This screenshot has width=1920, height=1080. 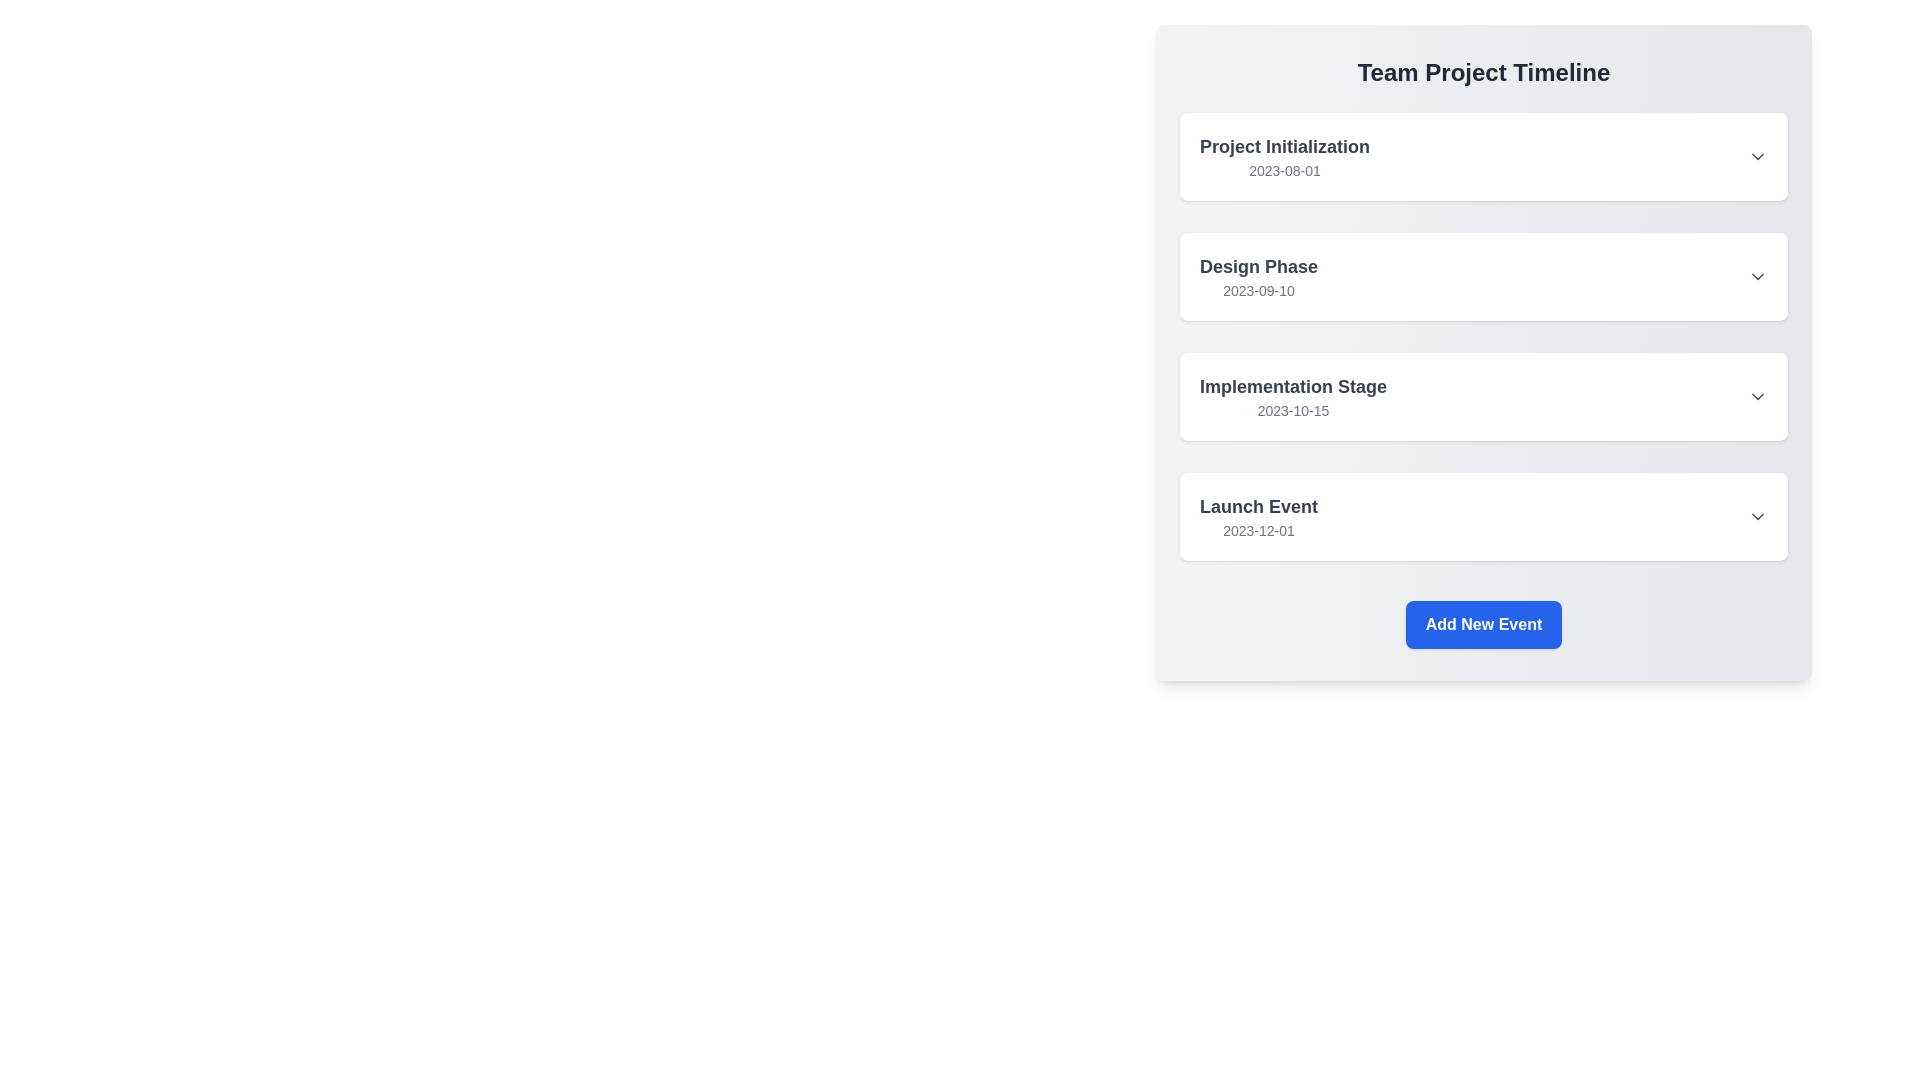 I want to click on text displayed in the Text Display (Grouped Text Element) that indicates the current timeline phase, which is styled with a larger, bold font and is located in the center-right section of the timeline interface, so click(x=1293, y=397).